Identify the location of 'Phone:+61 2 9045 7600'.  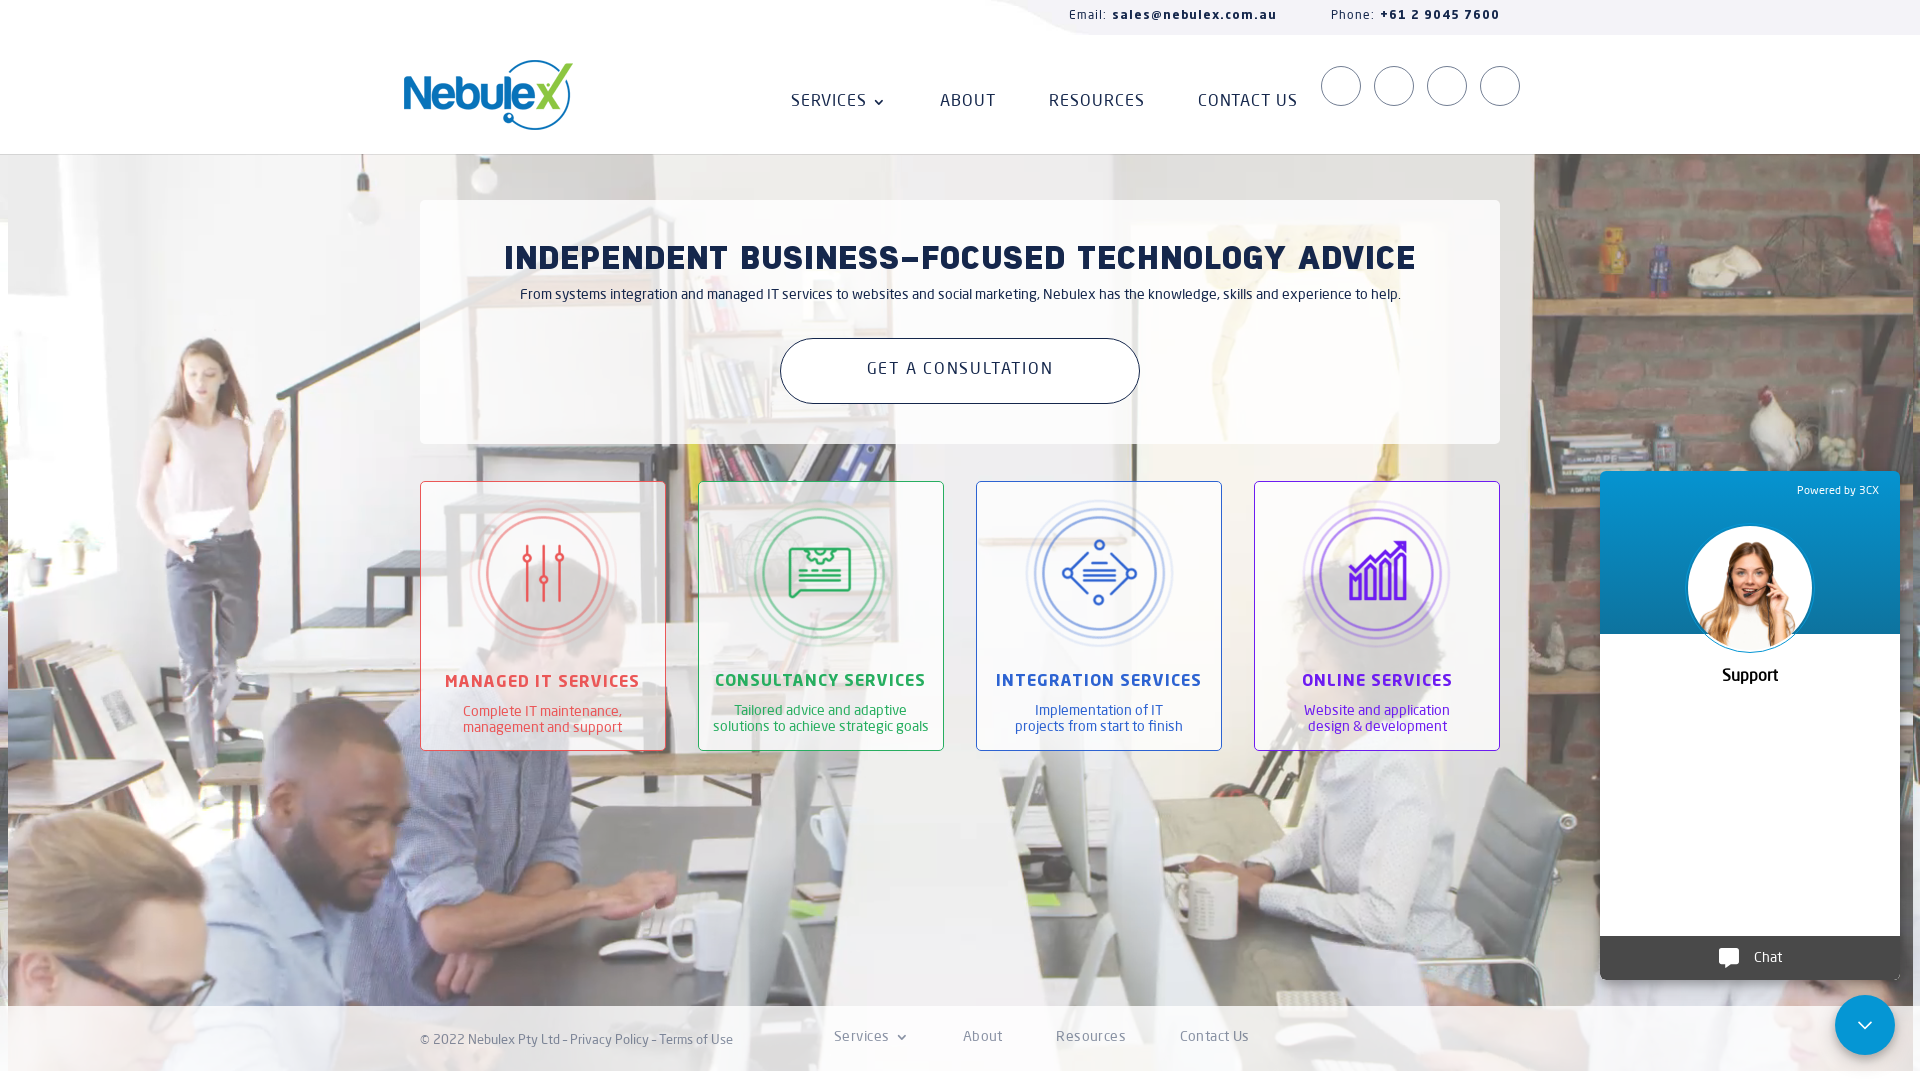
(1389, 15).